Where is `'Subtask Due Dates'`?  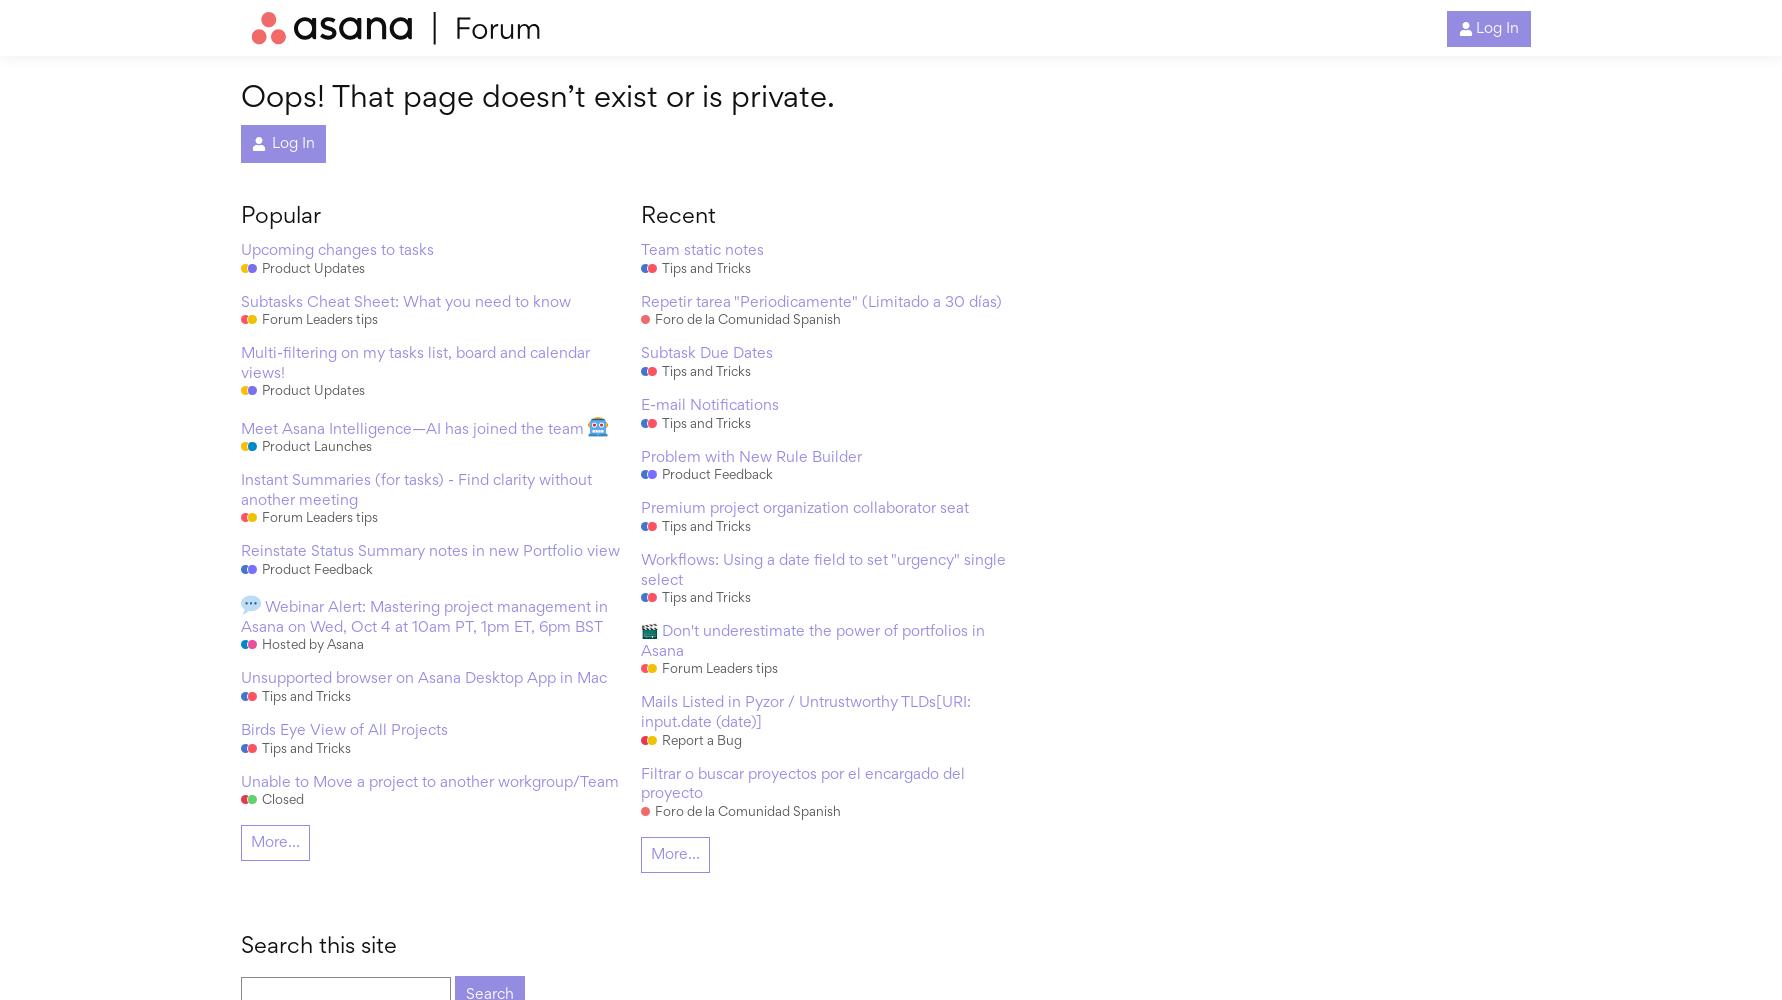 'Subtask Due Dates' is located at coordinates (639, 353).